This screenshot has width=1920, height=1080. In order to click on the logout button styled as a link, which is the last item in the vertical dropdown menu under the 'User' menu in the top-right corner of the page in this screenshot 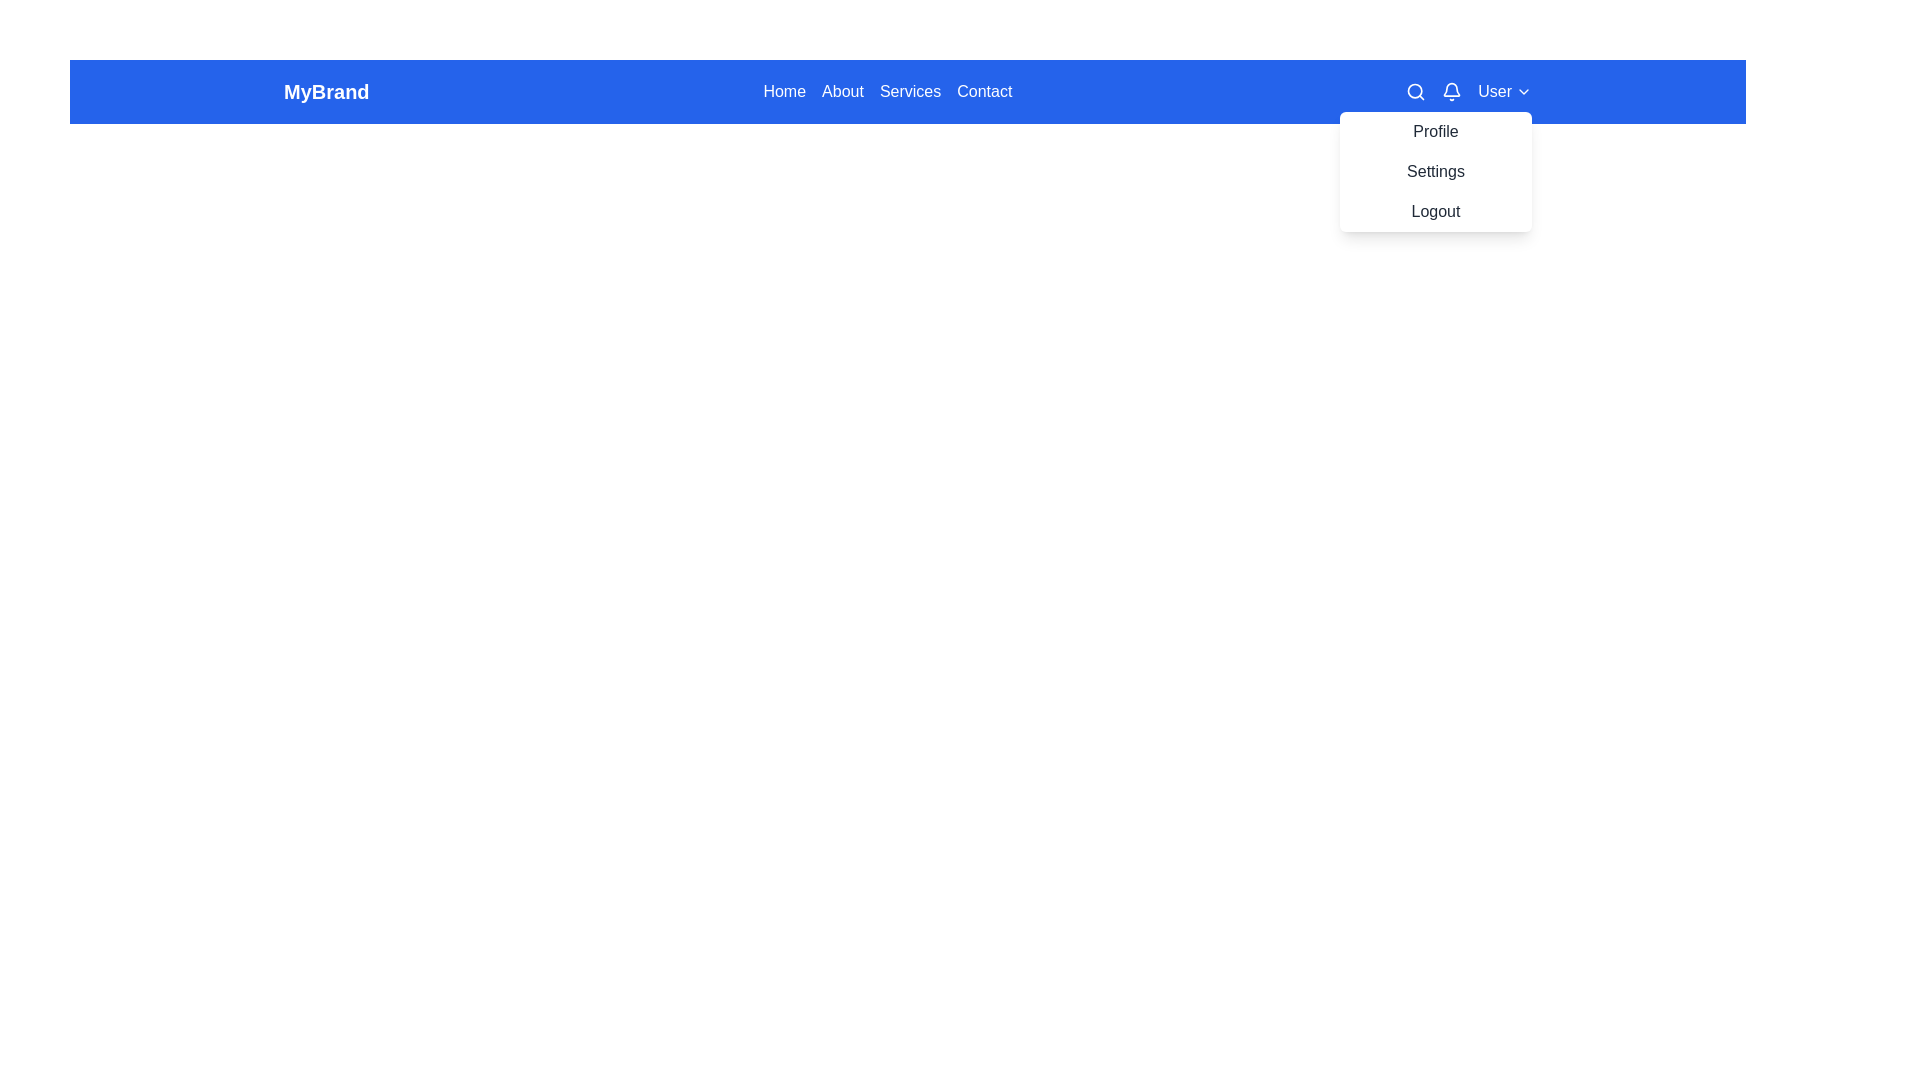, I will do `click(1434, 212)`.